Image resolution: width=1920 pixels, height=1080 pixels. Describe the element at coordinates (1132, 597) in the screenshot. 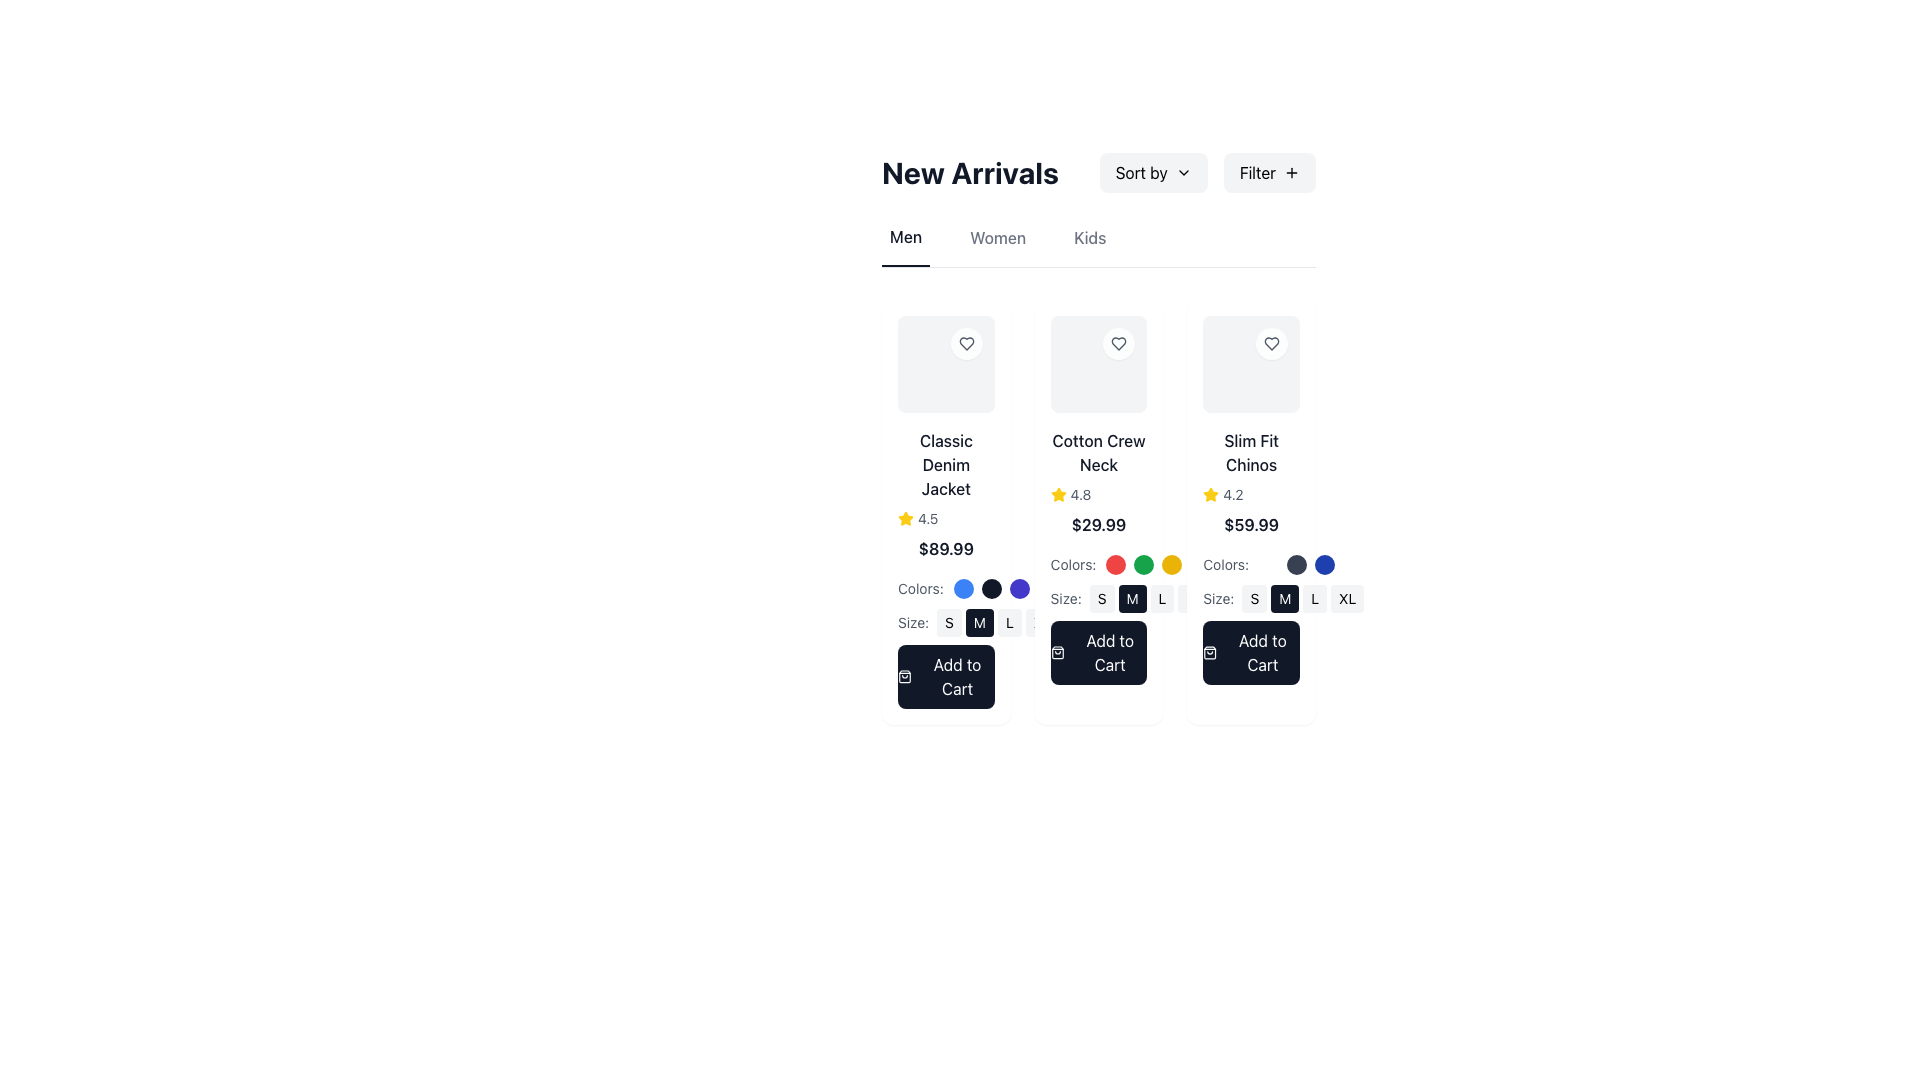

I see `the medium-sized, dark gray button with the bold, white capital letter 'M' located in the second column of the product size selection section, positioned between the 'S' and 'L' buttons` at that location.